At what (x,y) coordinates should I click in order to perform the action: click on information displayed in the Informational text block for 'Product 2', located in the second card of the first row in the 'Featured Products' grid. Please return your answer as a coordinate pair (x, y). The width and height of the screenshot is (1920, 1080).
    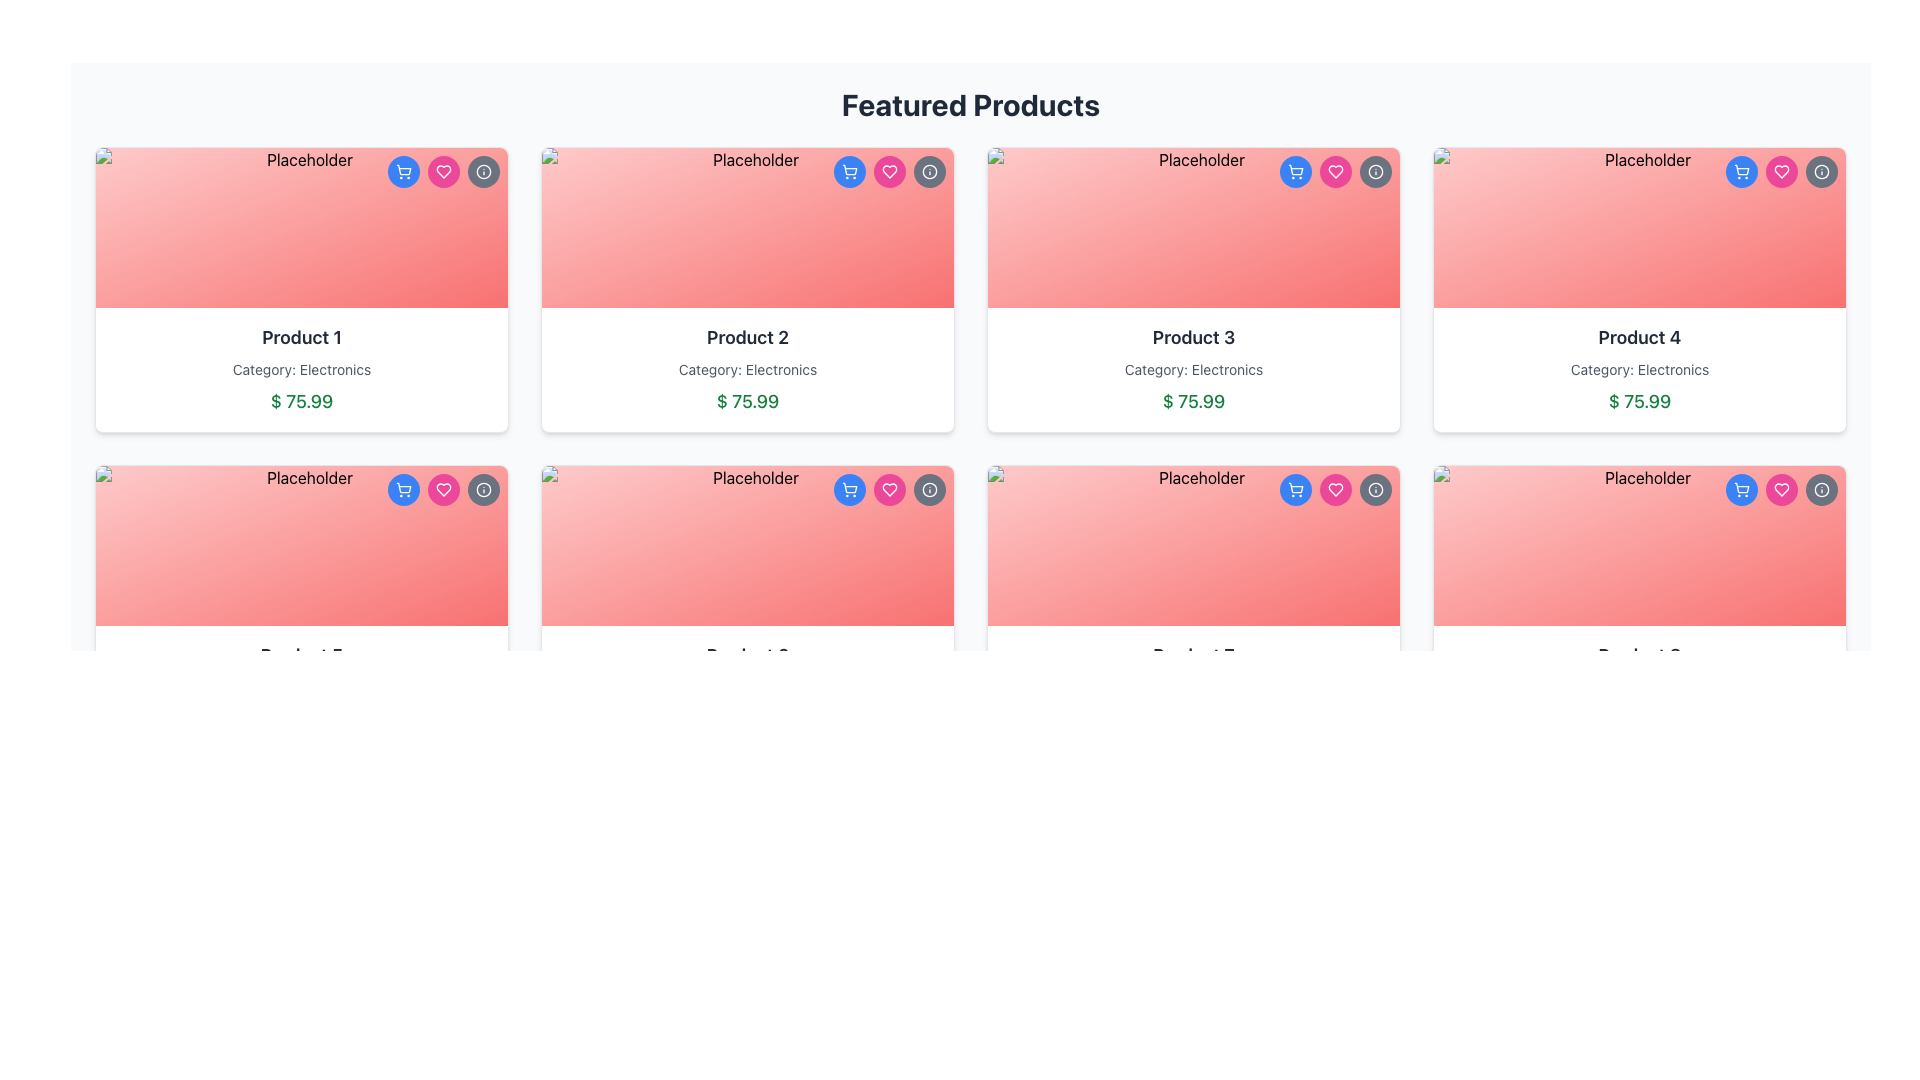
    Looking at the image, I should click on (747, 370).